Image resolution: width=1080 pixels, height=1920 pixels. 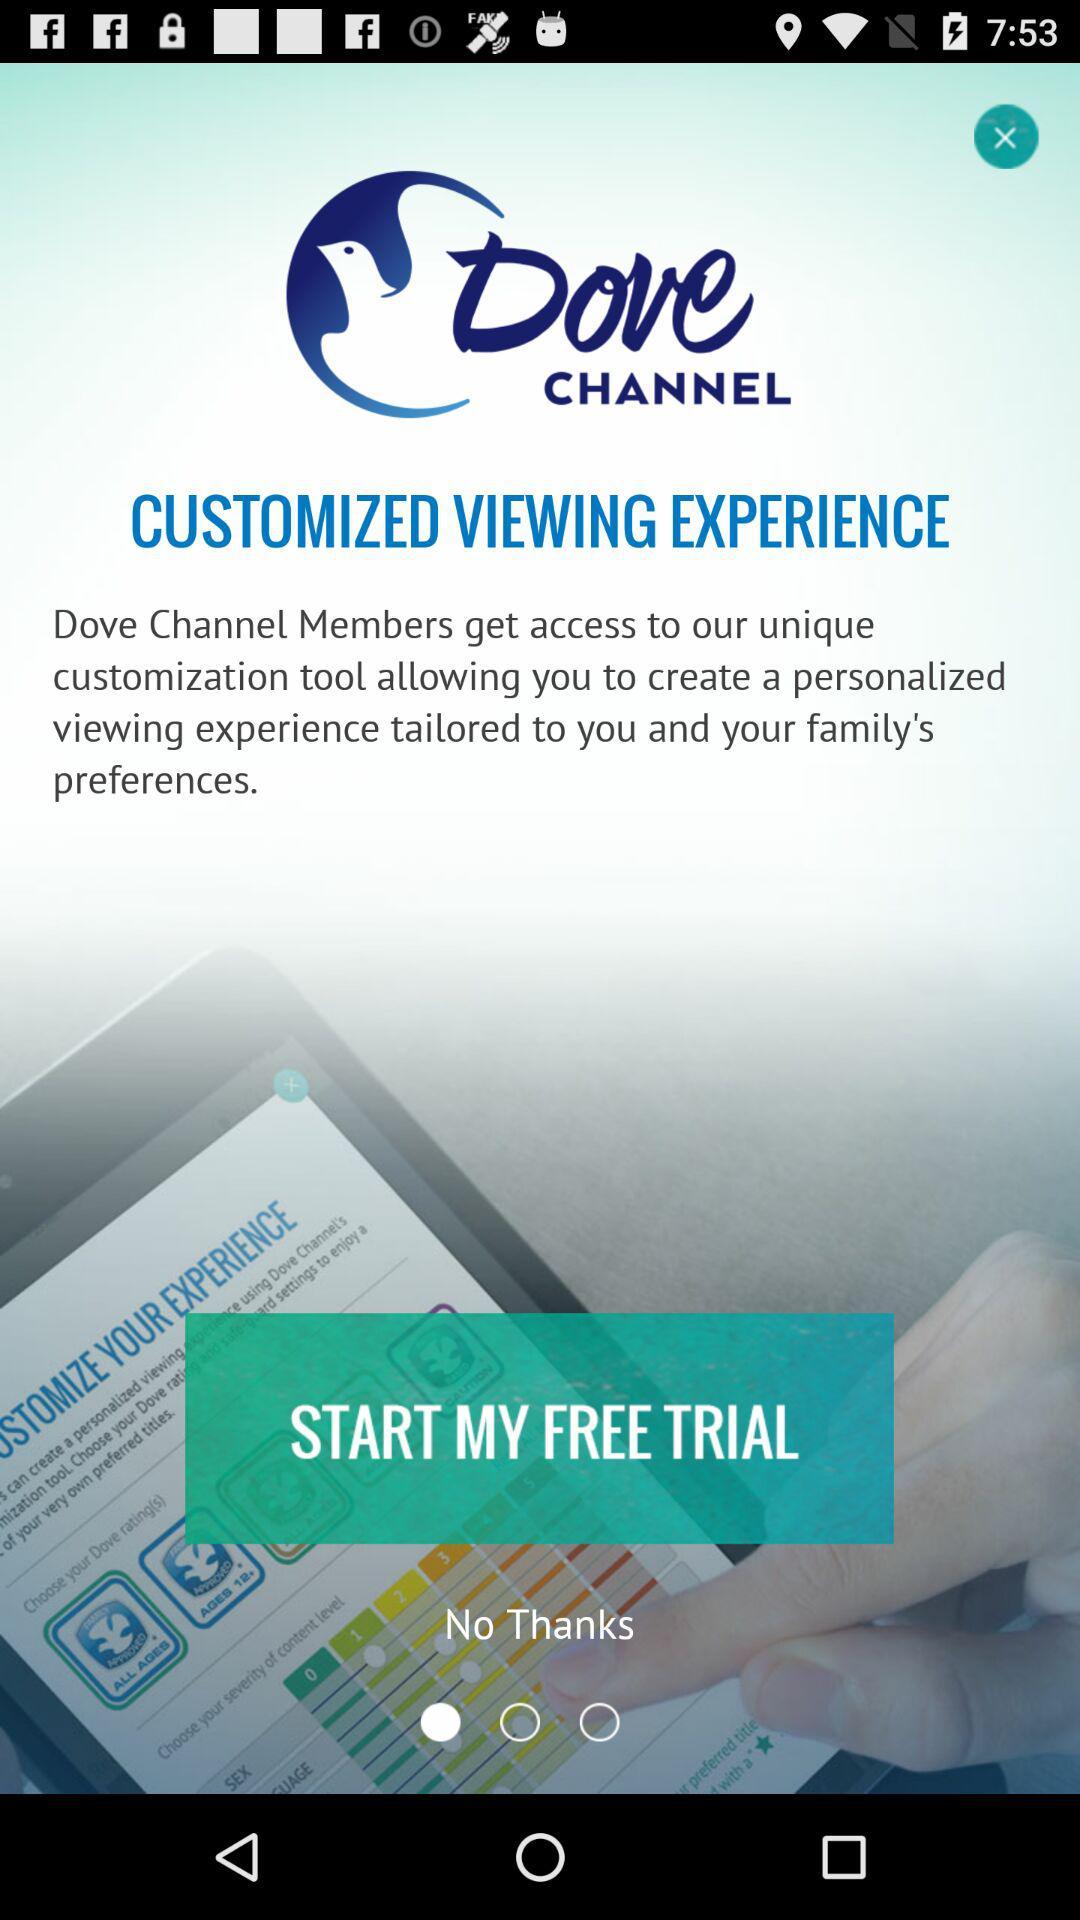 I want to click on screen, so click(x=1007, y=134).